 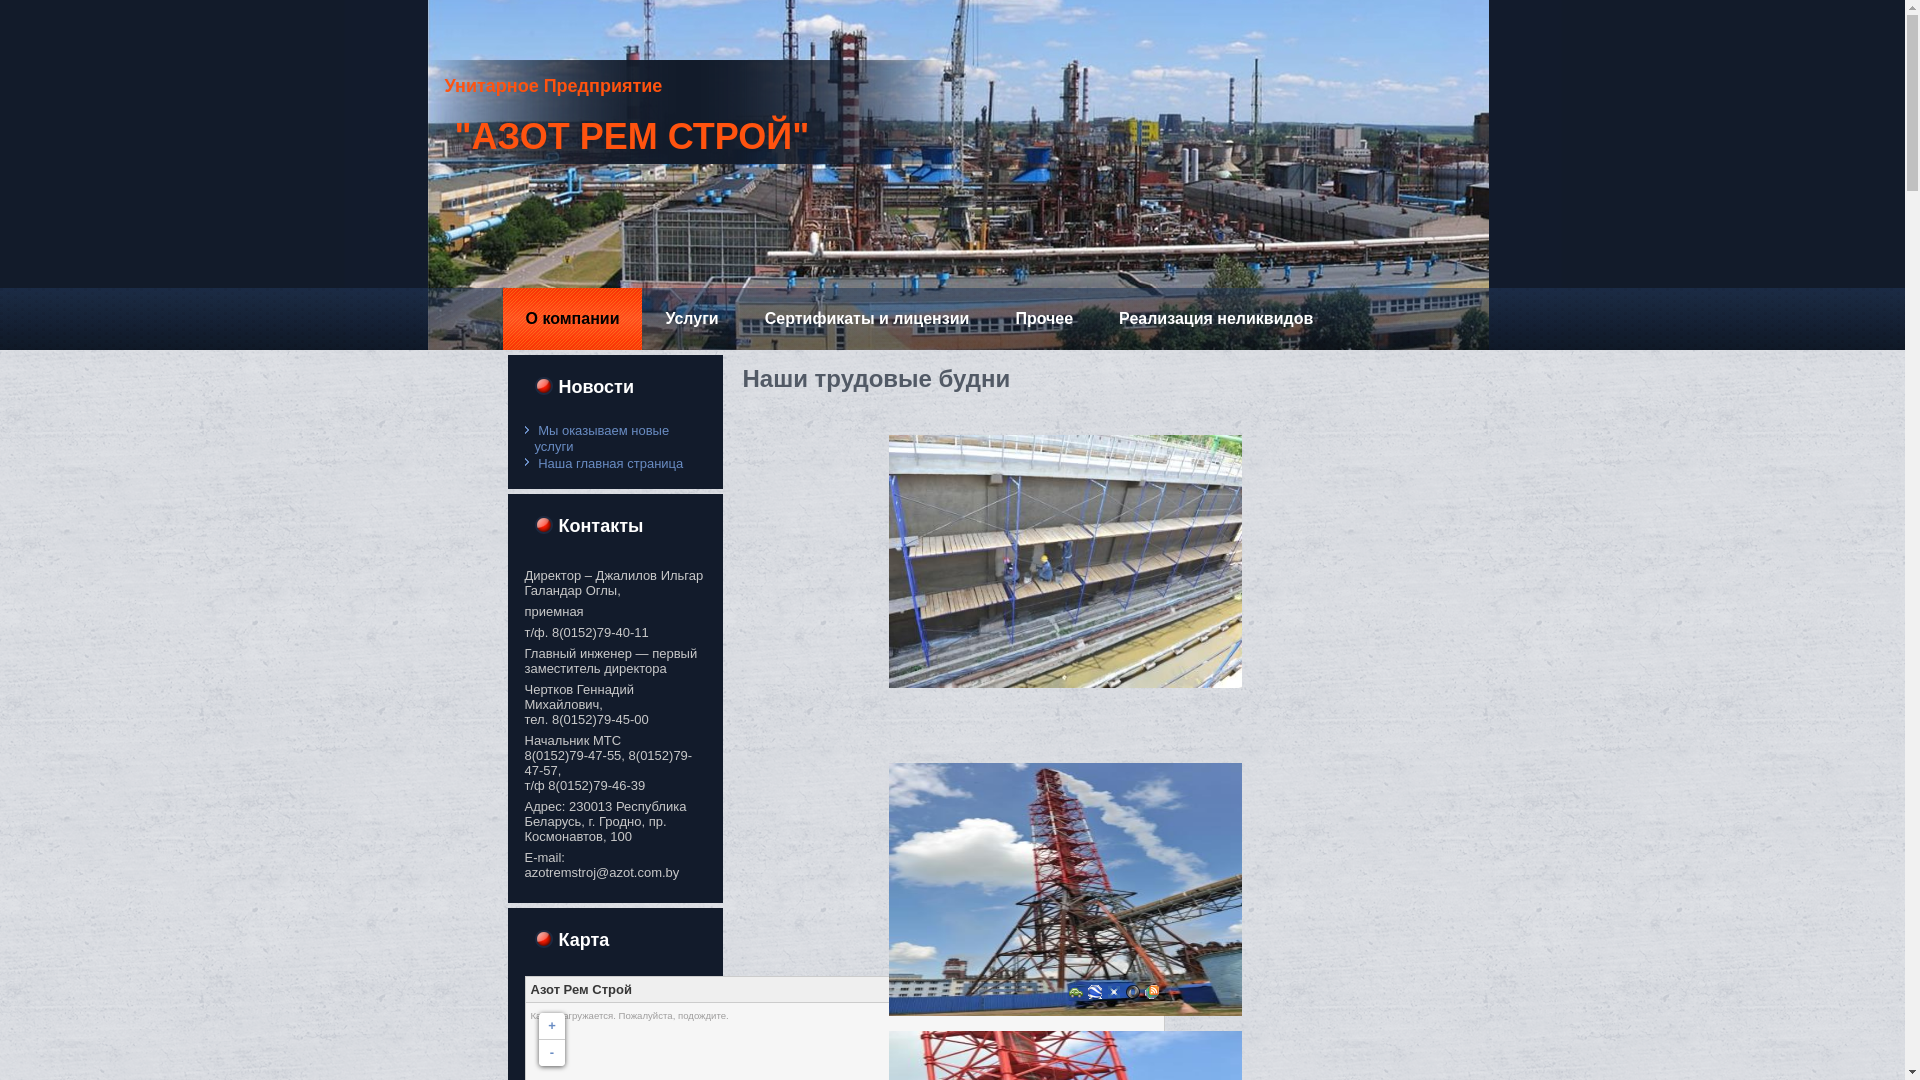 What do you see at coordinates (551, 1026) in the screenshot?
I see `'+'` at bounding box center [551, 1026].